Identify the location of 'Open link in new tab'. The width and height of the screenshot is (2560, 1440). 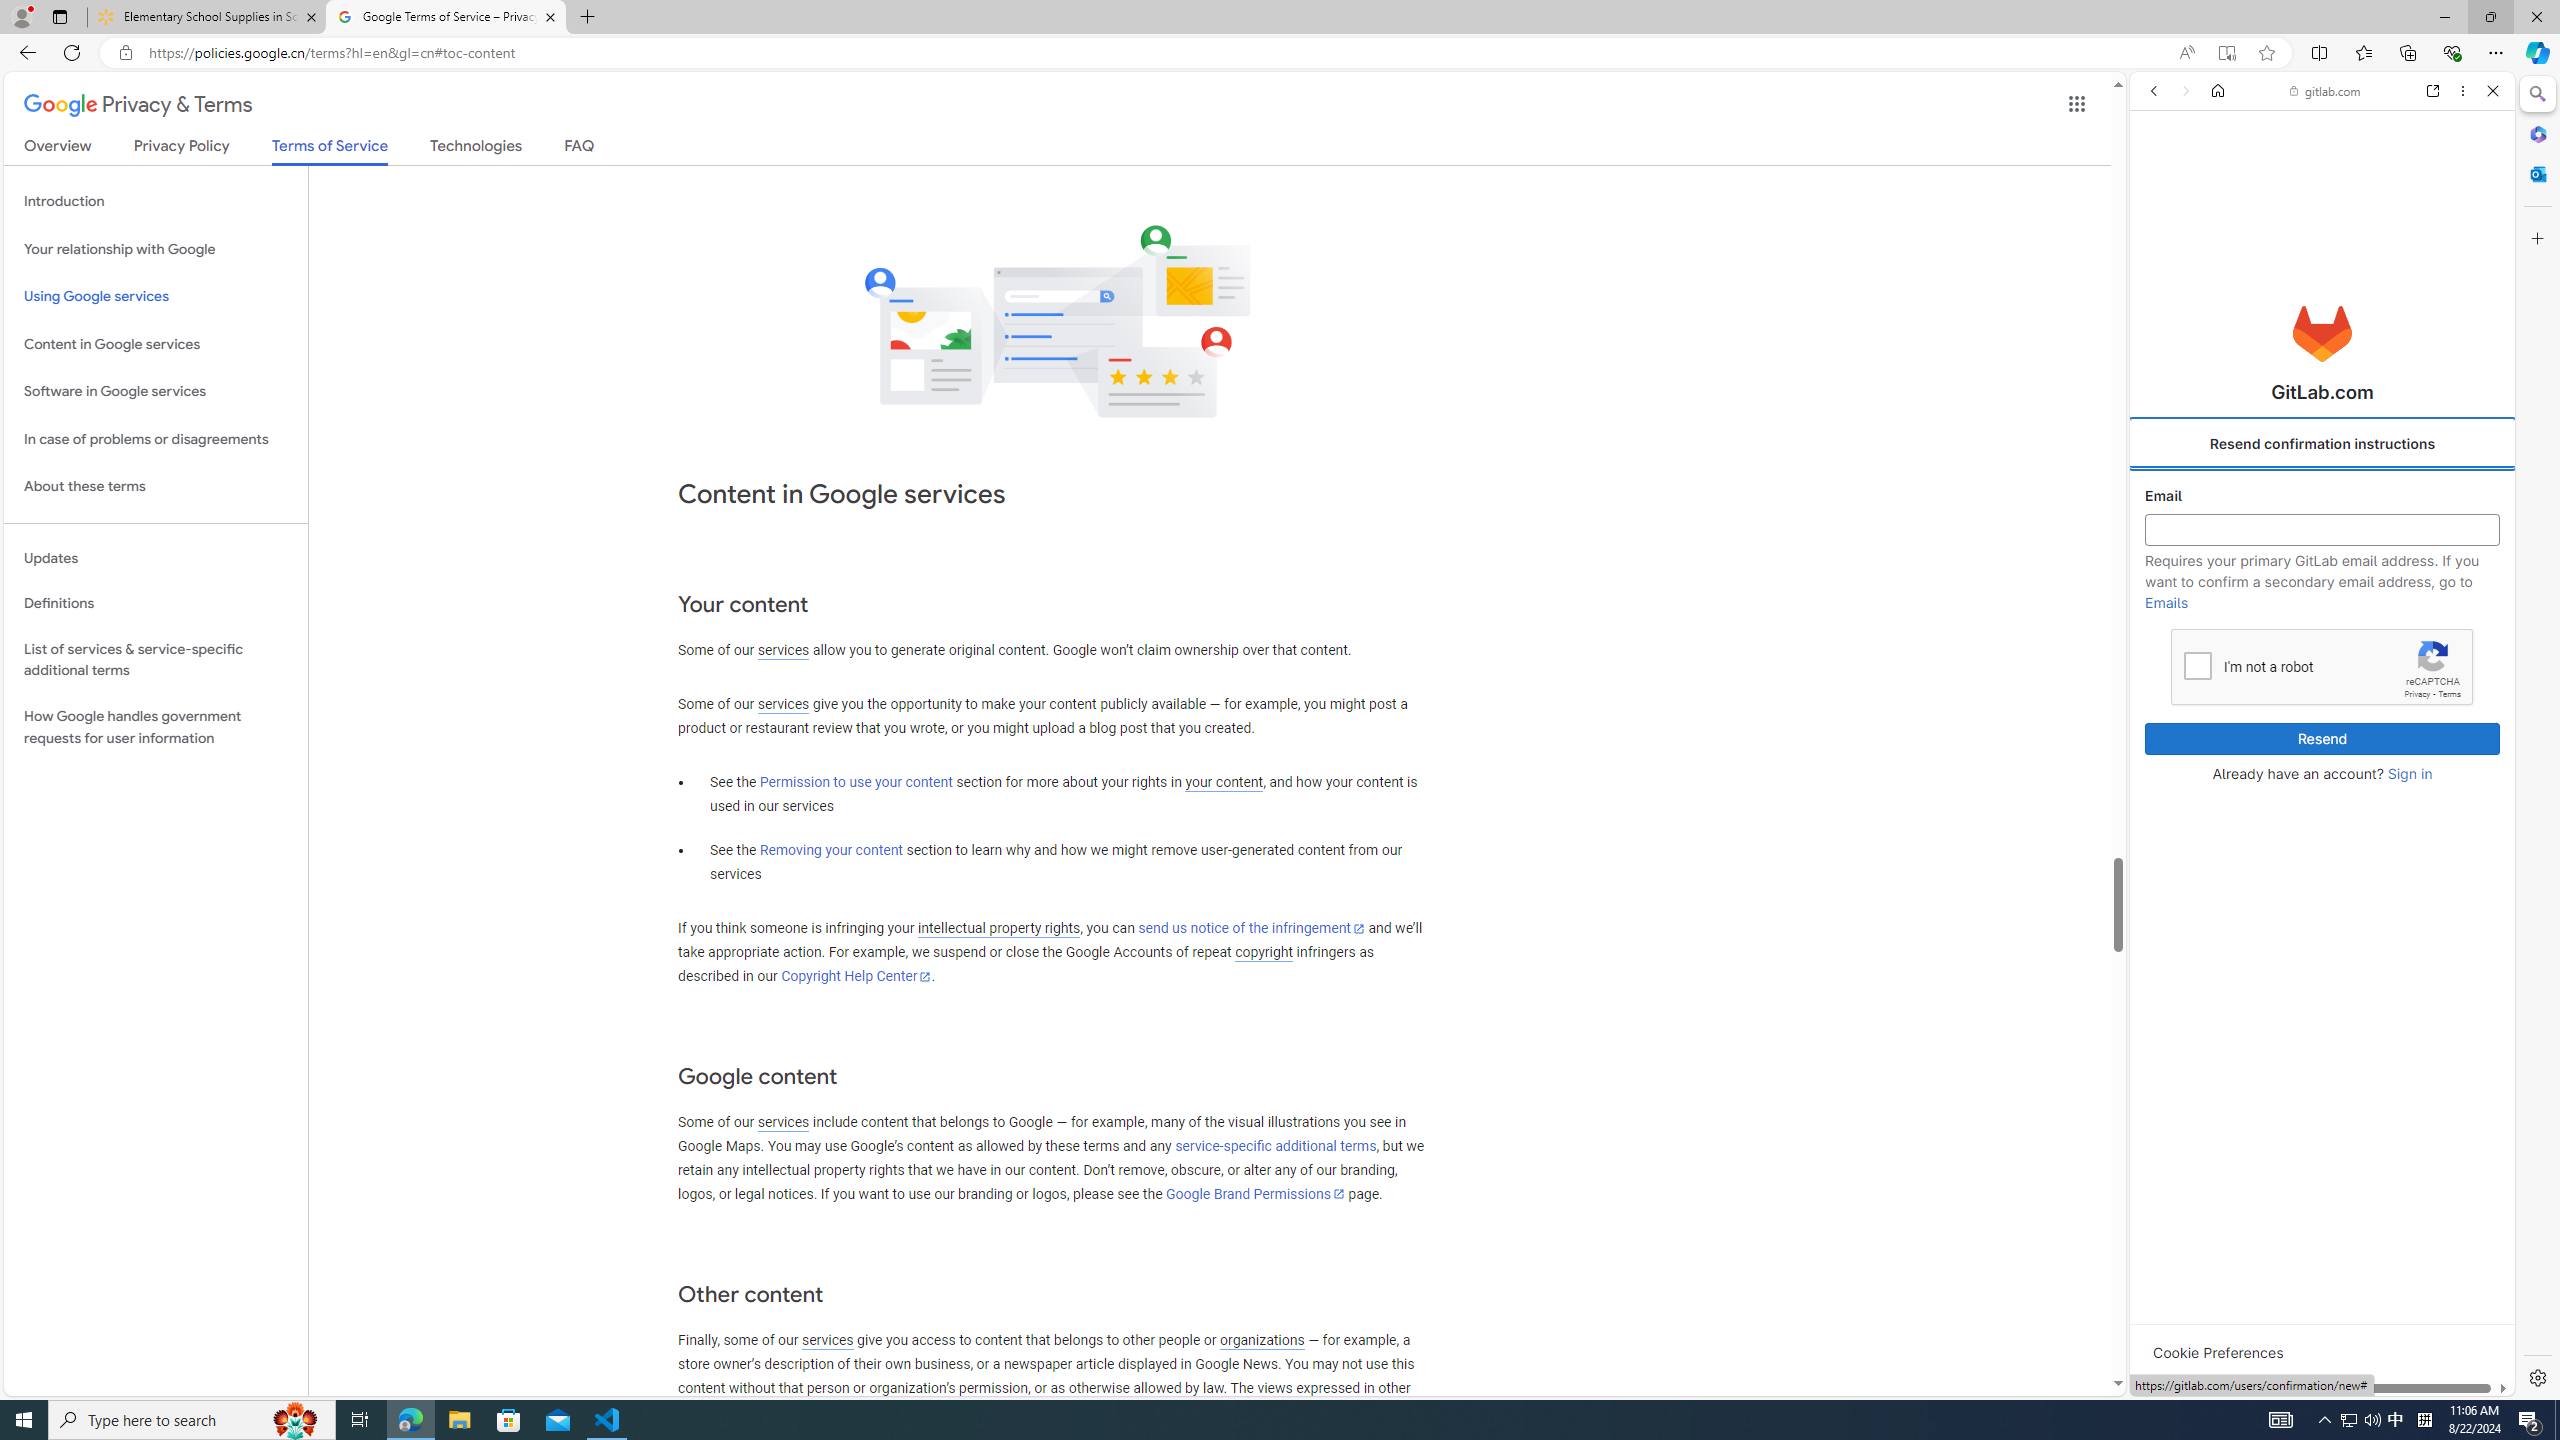
(2433, 89).